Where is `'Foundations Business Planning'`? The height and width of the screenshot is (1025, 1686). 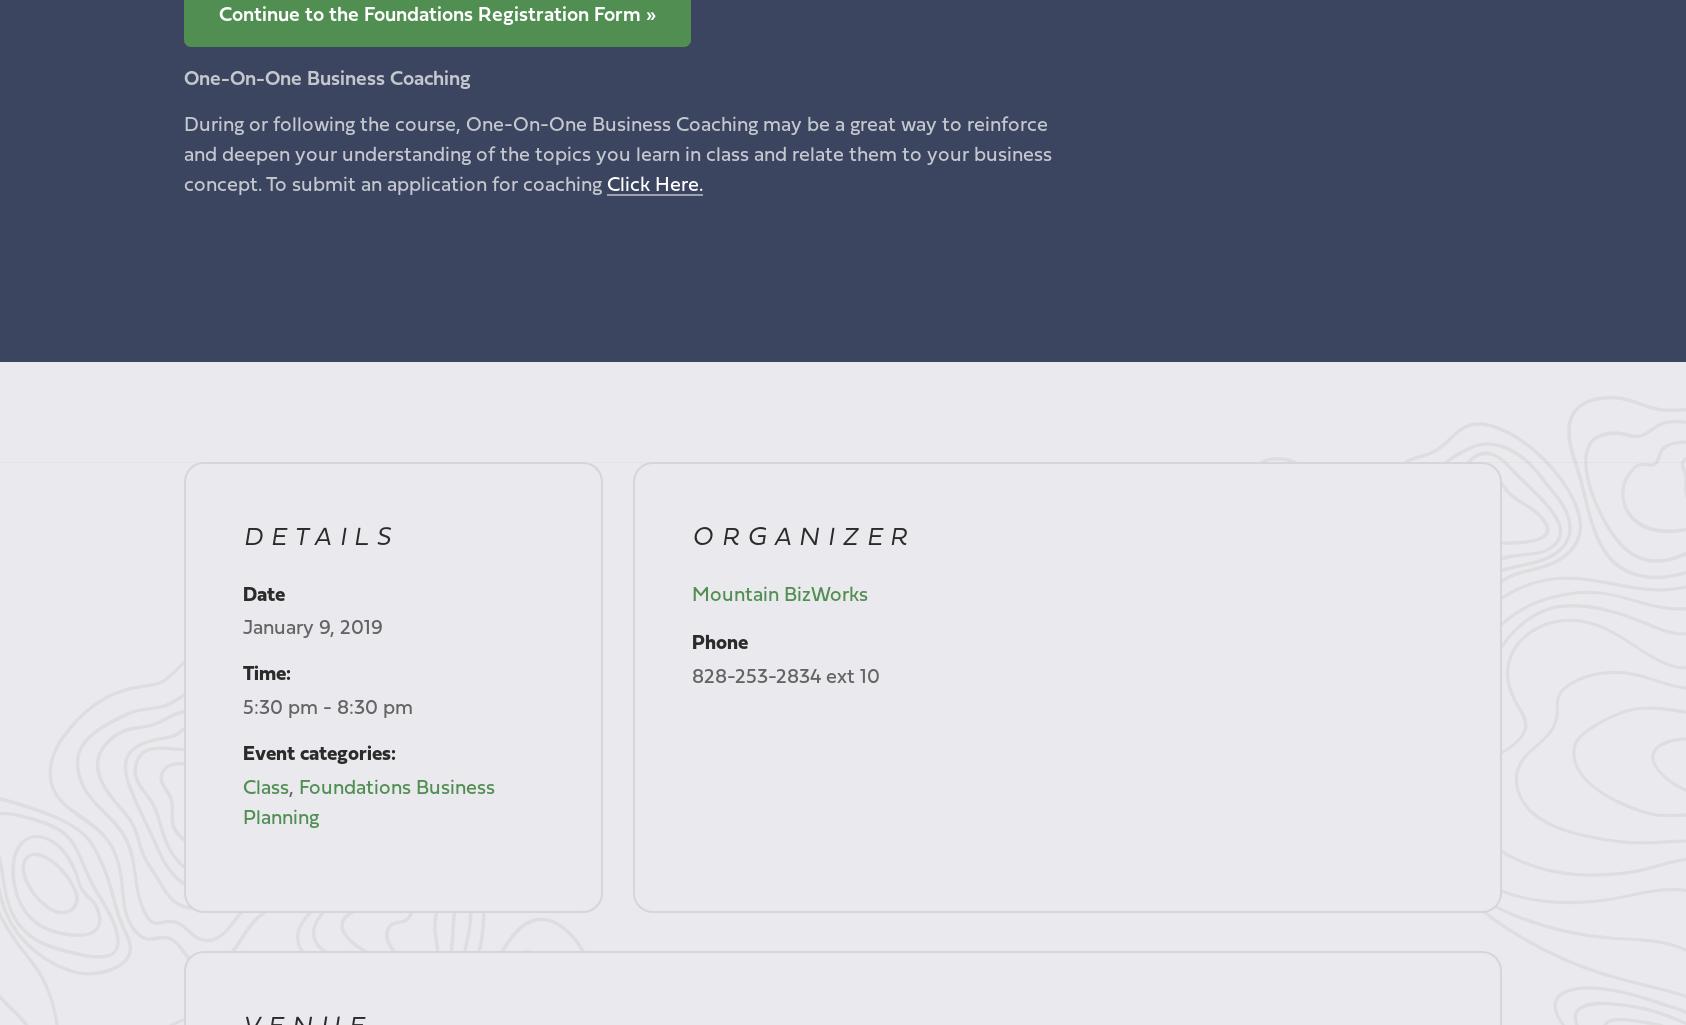
'Foundations Business Planning' is located at coordinates (367, 803).